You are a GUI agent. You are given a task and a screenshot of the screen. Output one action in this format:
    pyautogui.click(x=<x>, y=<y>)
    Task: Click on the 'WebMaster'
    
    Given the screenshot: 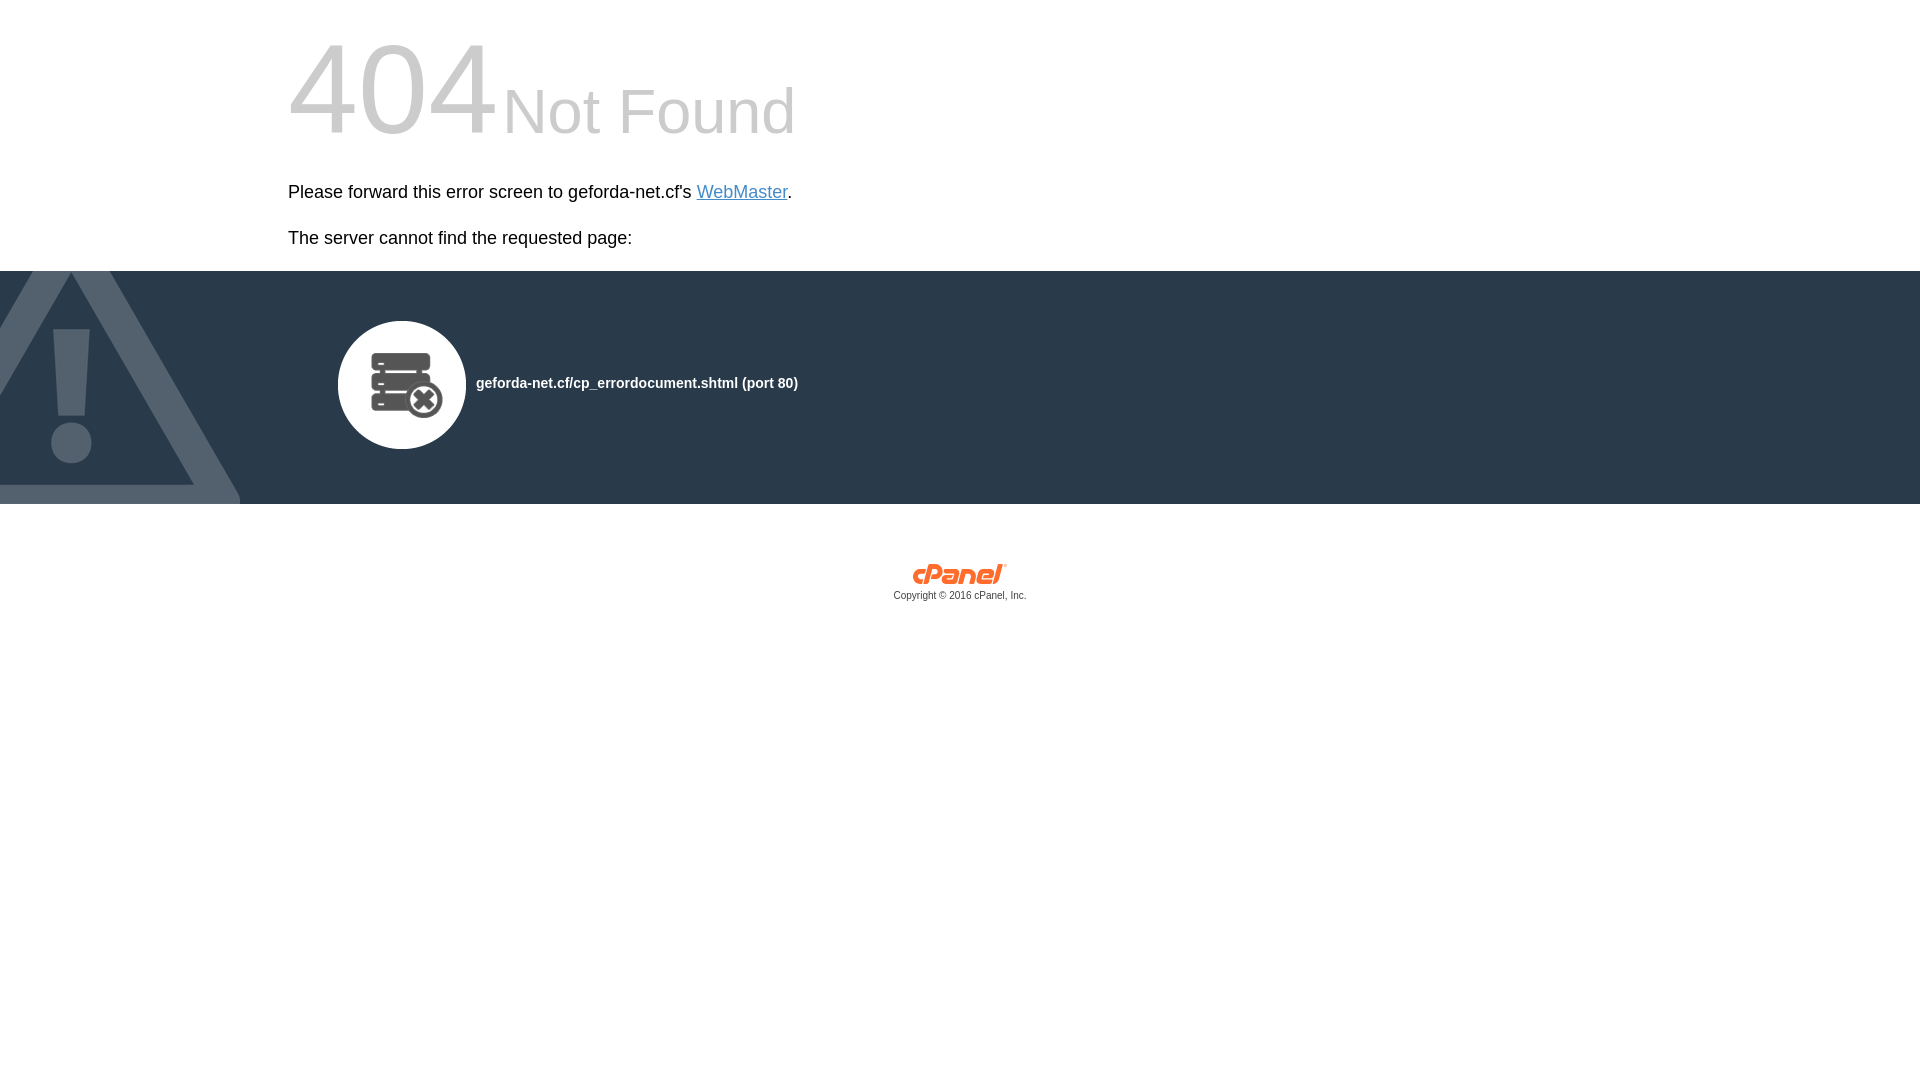 What is the action you would take?
    pyautogui.click(x=741, y=192)
    